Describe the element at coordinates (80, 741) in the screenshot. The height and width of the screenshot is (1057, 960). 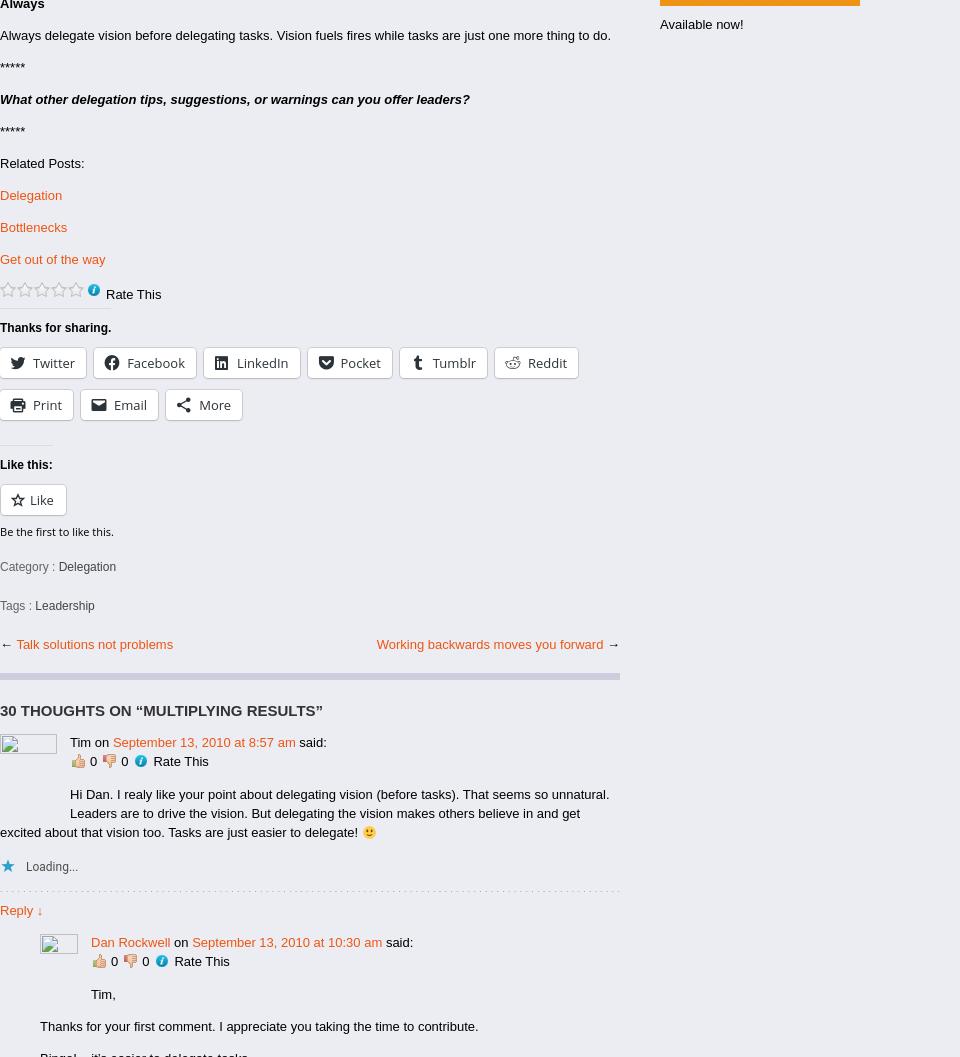
I see `'Tim'` at that location.